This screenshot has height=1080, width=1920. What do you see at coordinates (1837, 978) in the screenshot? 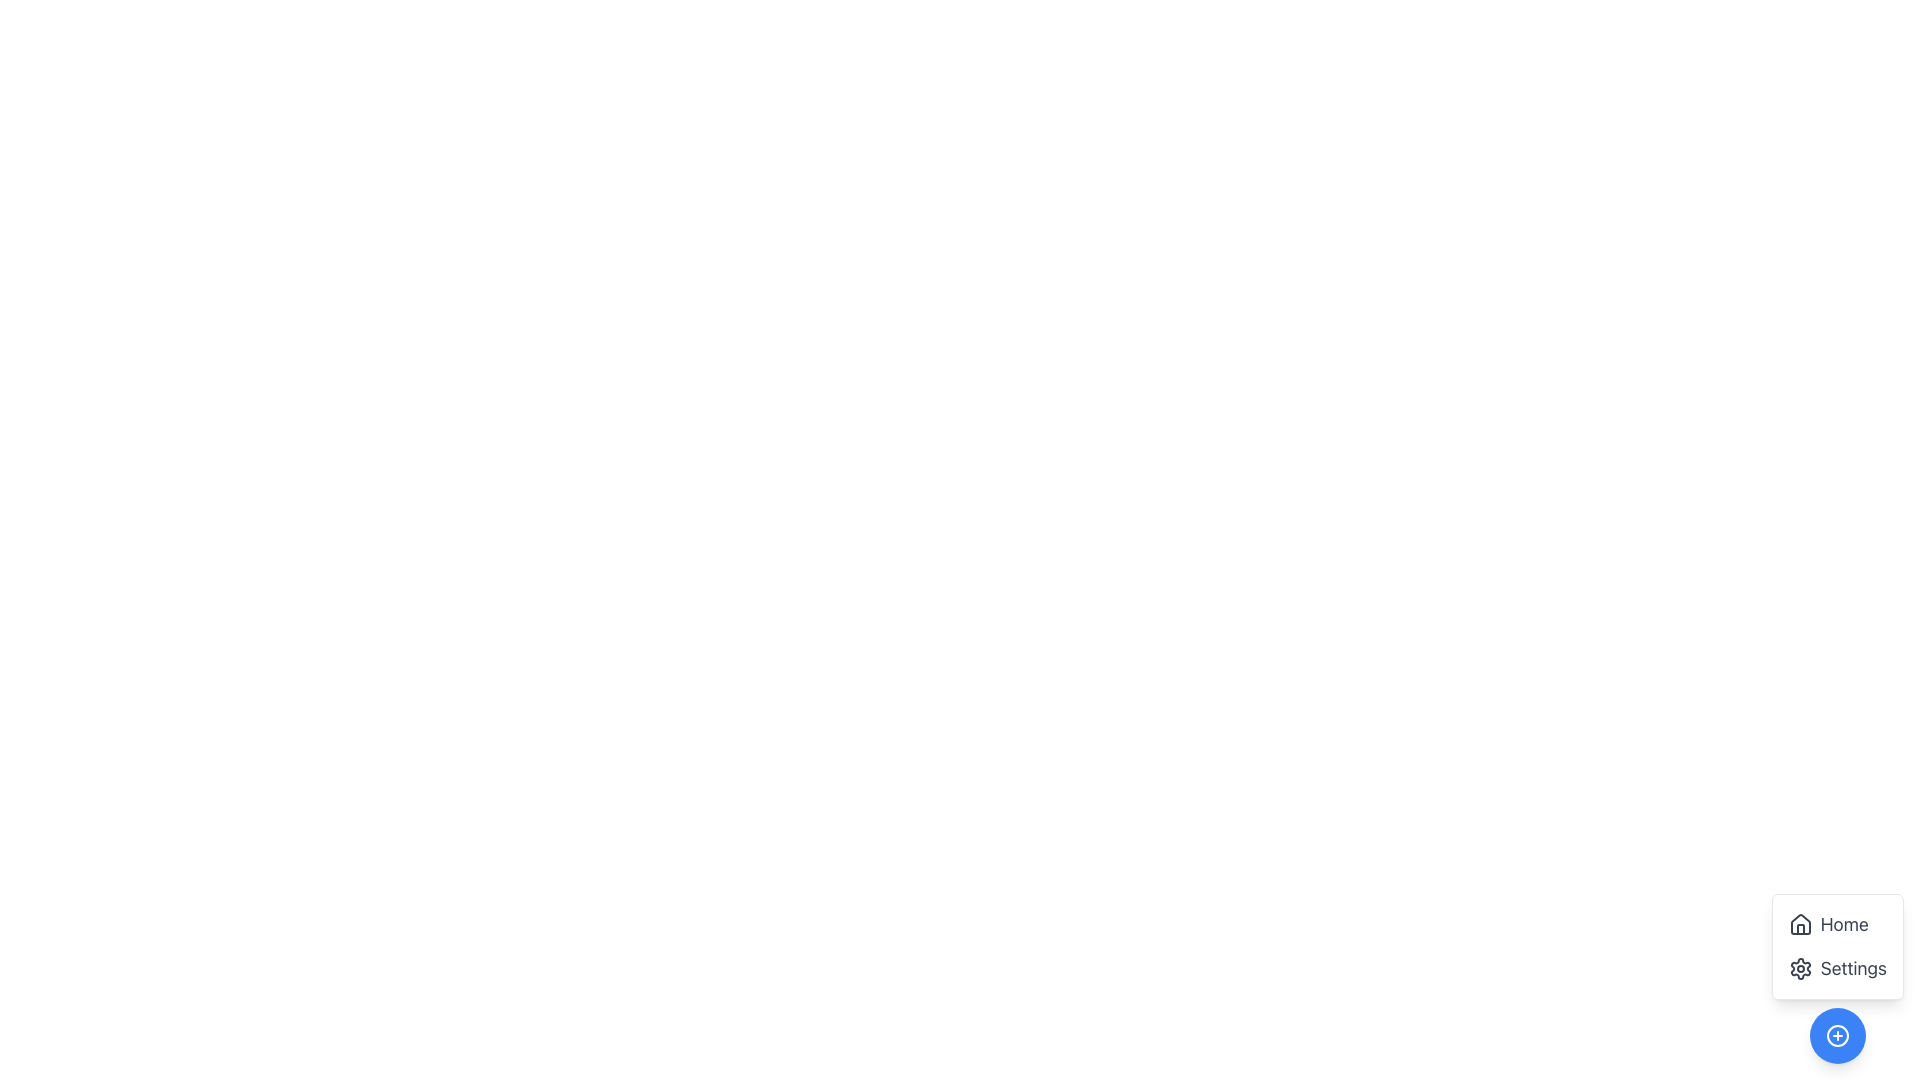
I see `the settings button located in the bottom-right corner of the vertical menu layout` at bounding box center [1837, 978].